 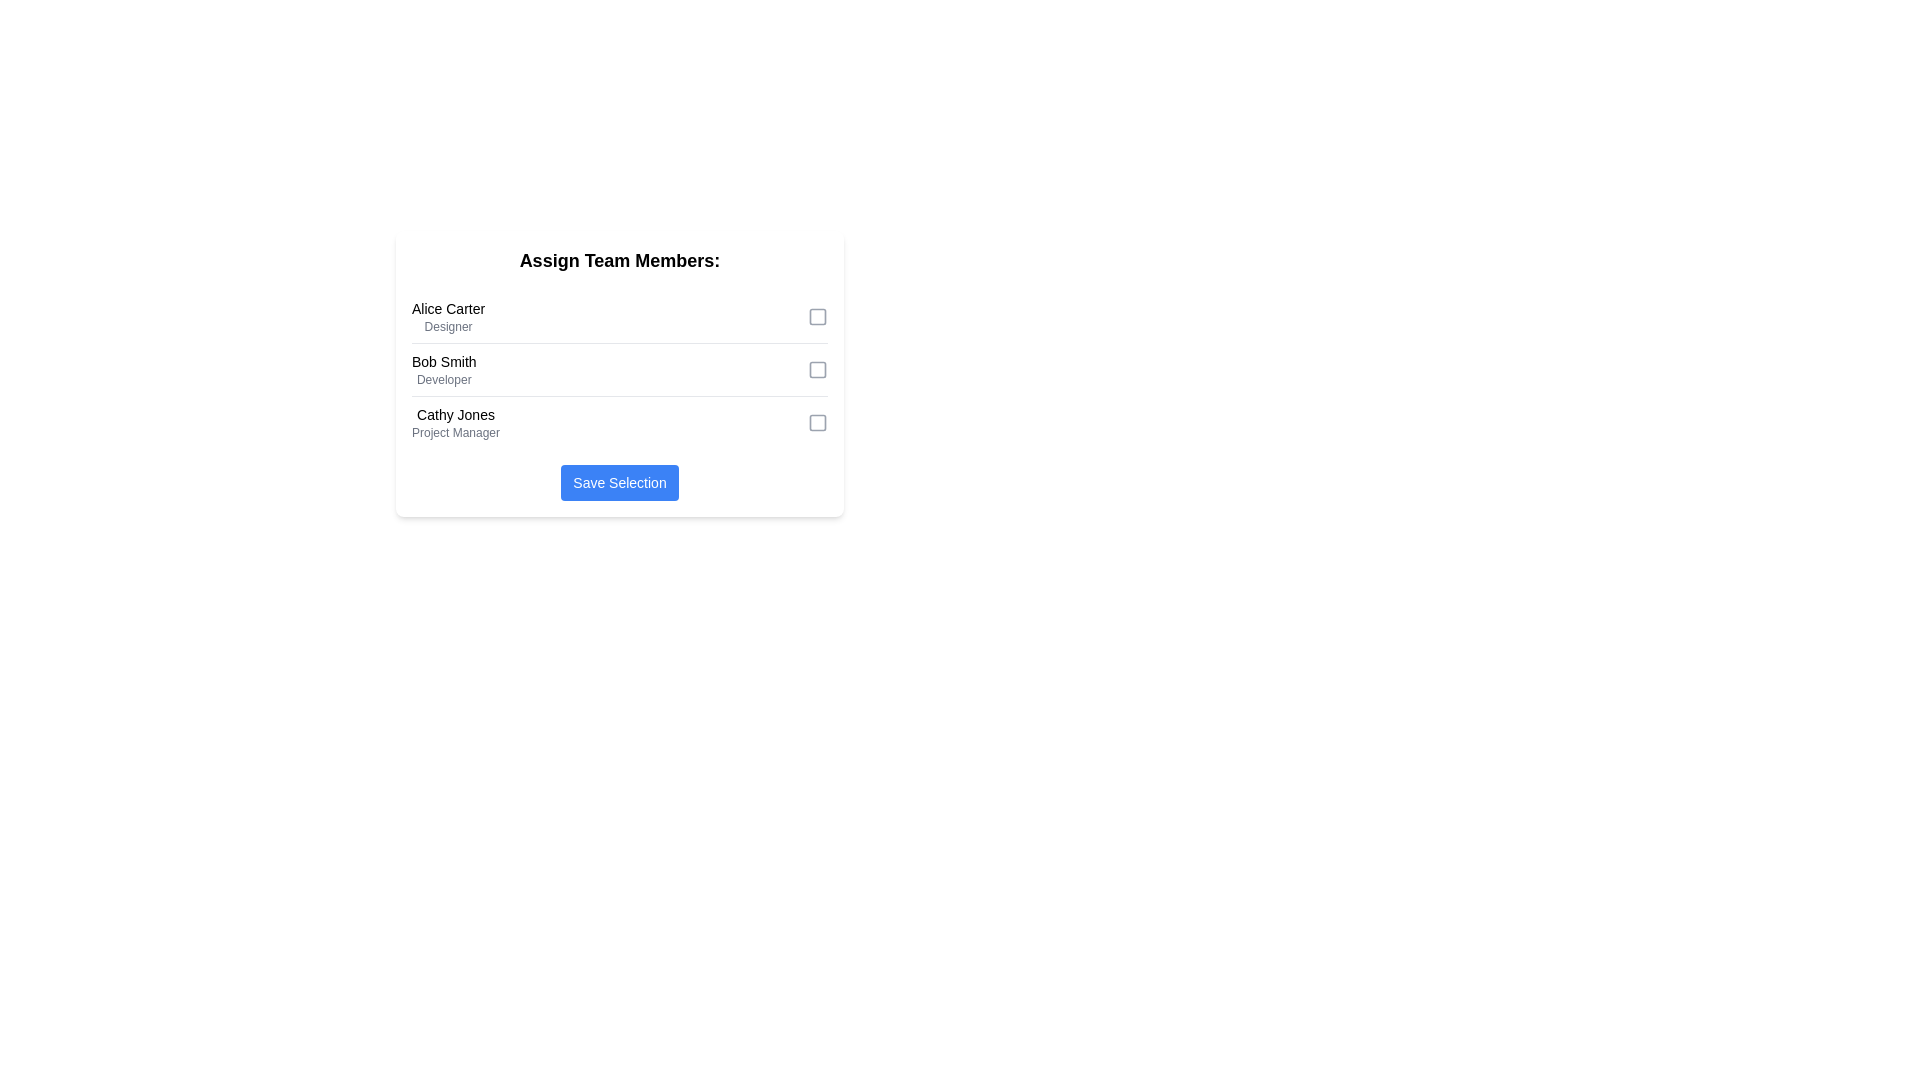 I want to click on the text label indicating the name of the team member in the second row, which is positioned above the role 'Developer', so click(x=443, y=362).